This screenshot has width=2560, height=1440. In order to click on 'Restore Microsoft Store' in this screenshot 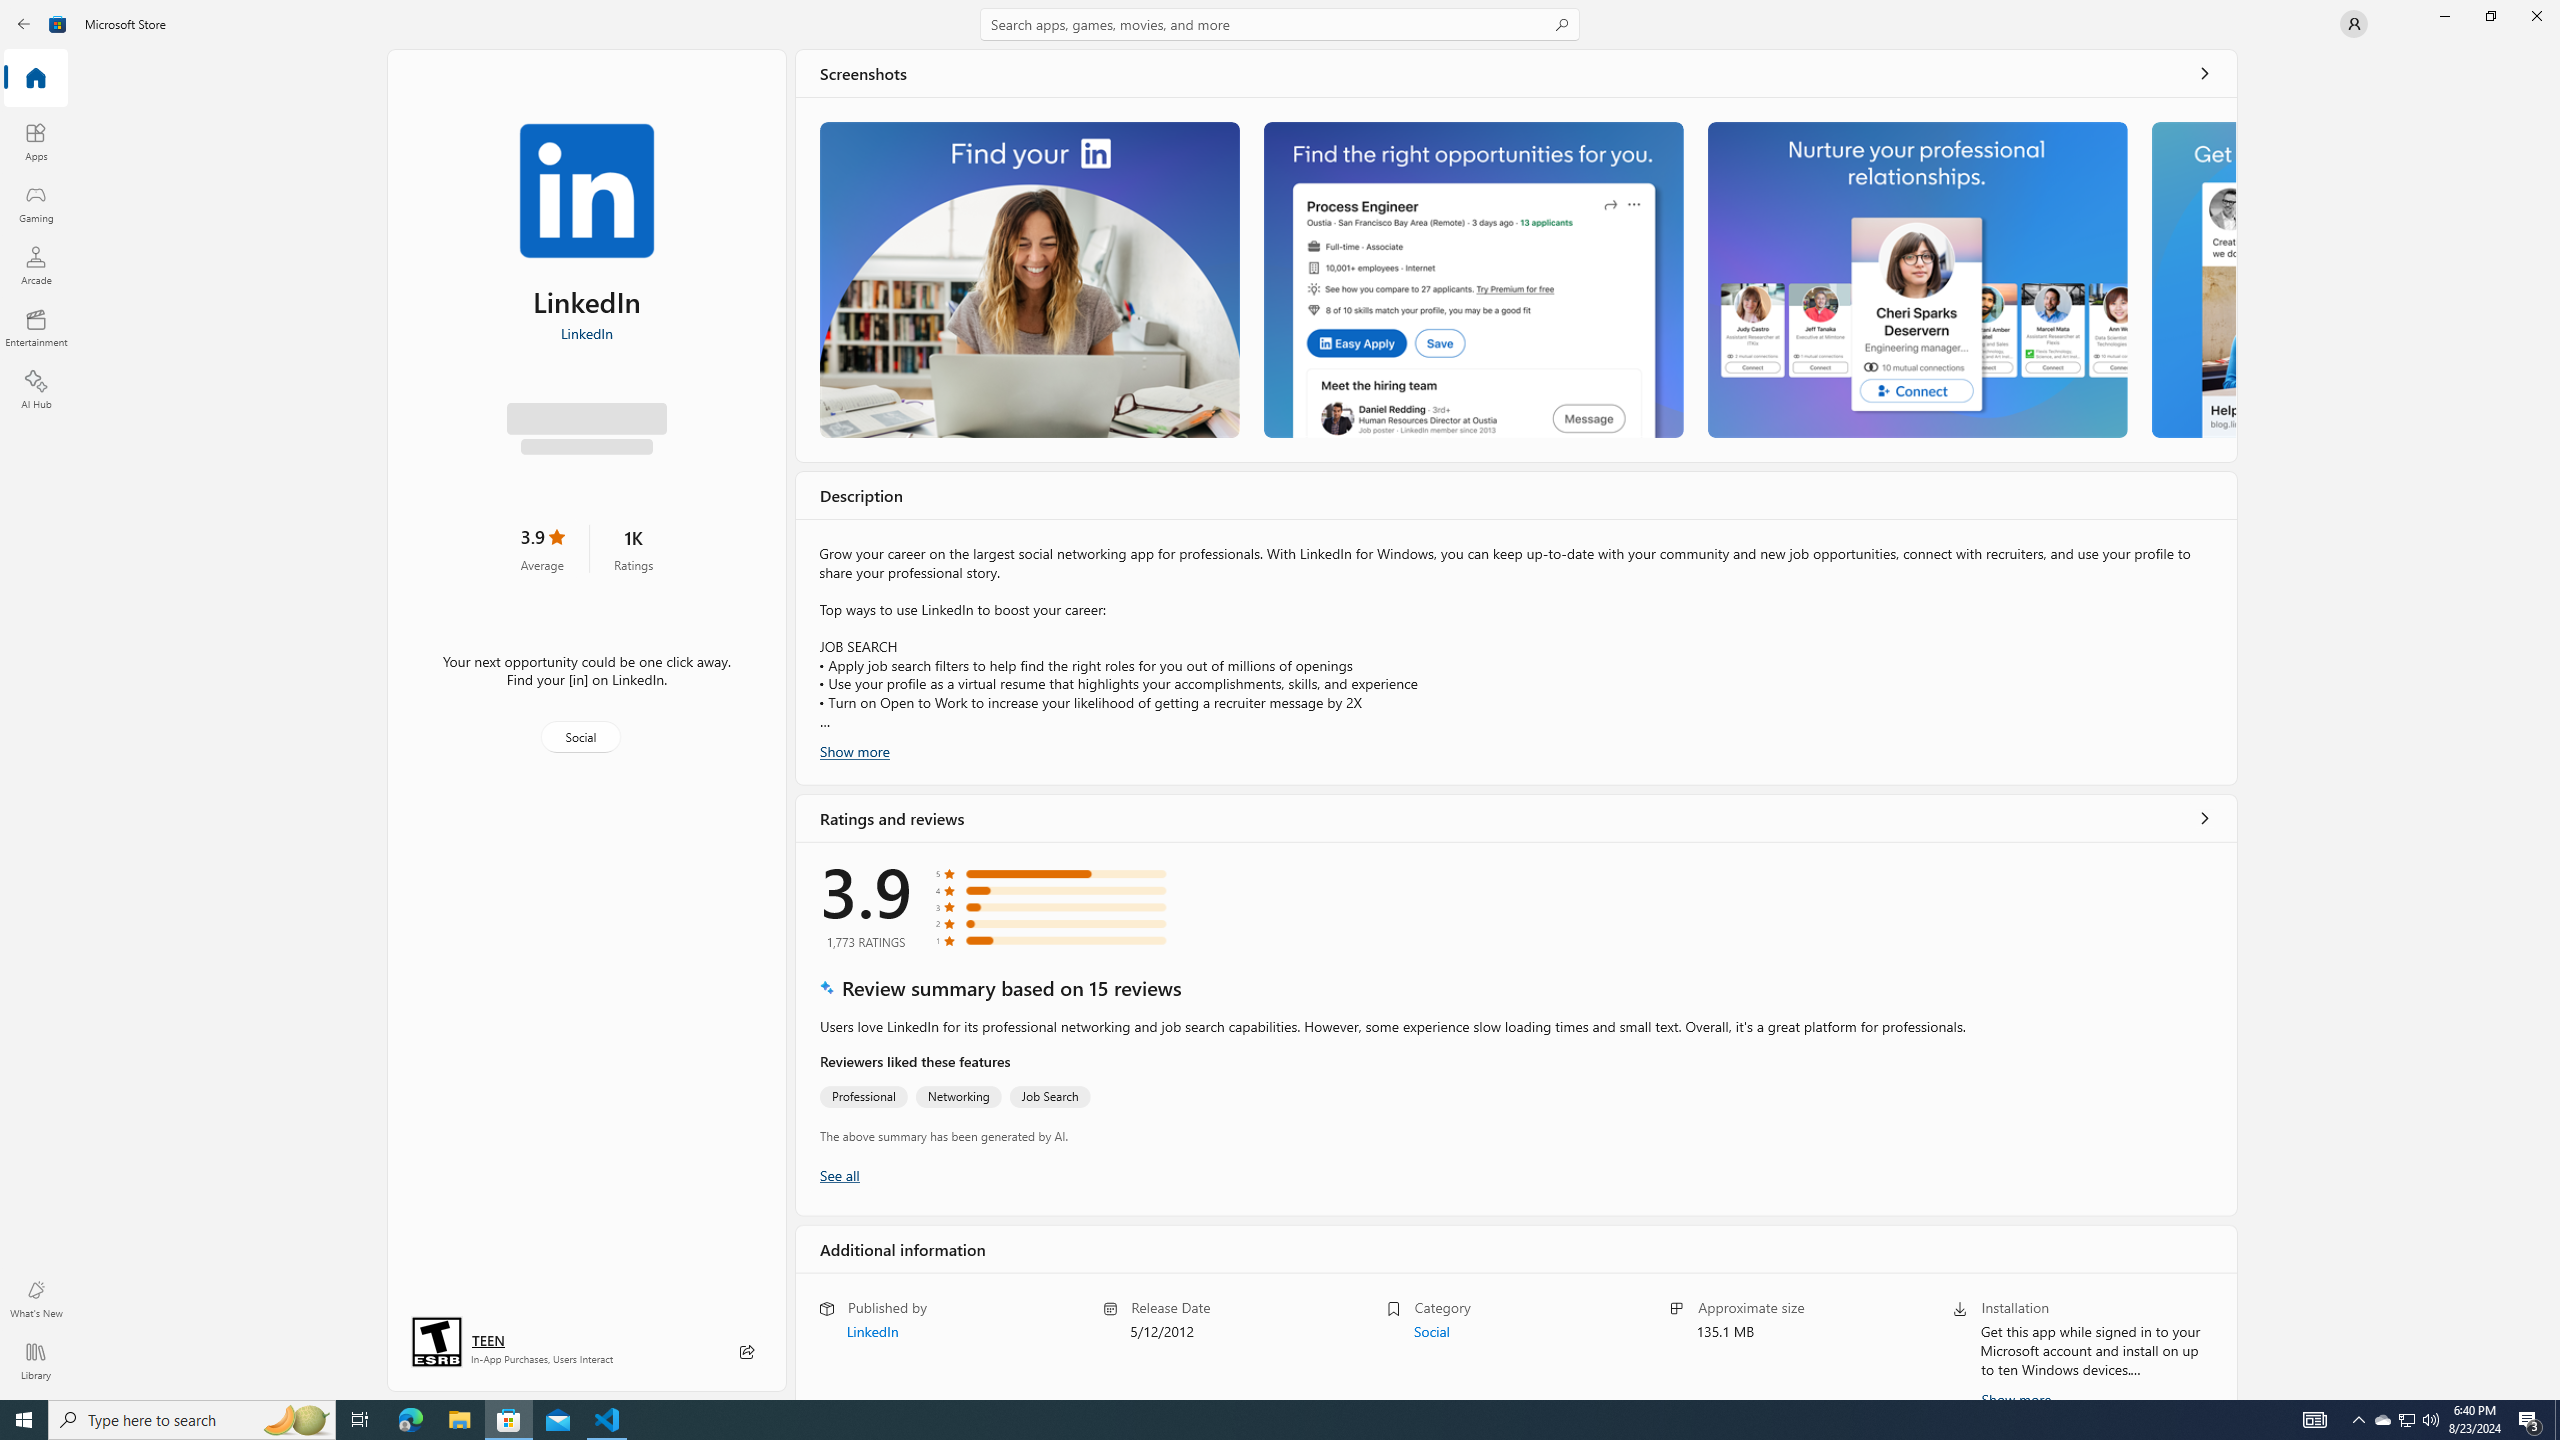, I will do `click(2490, 15)`.